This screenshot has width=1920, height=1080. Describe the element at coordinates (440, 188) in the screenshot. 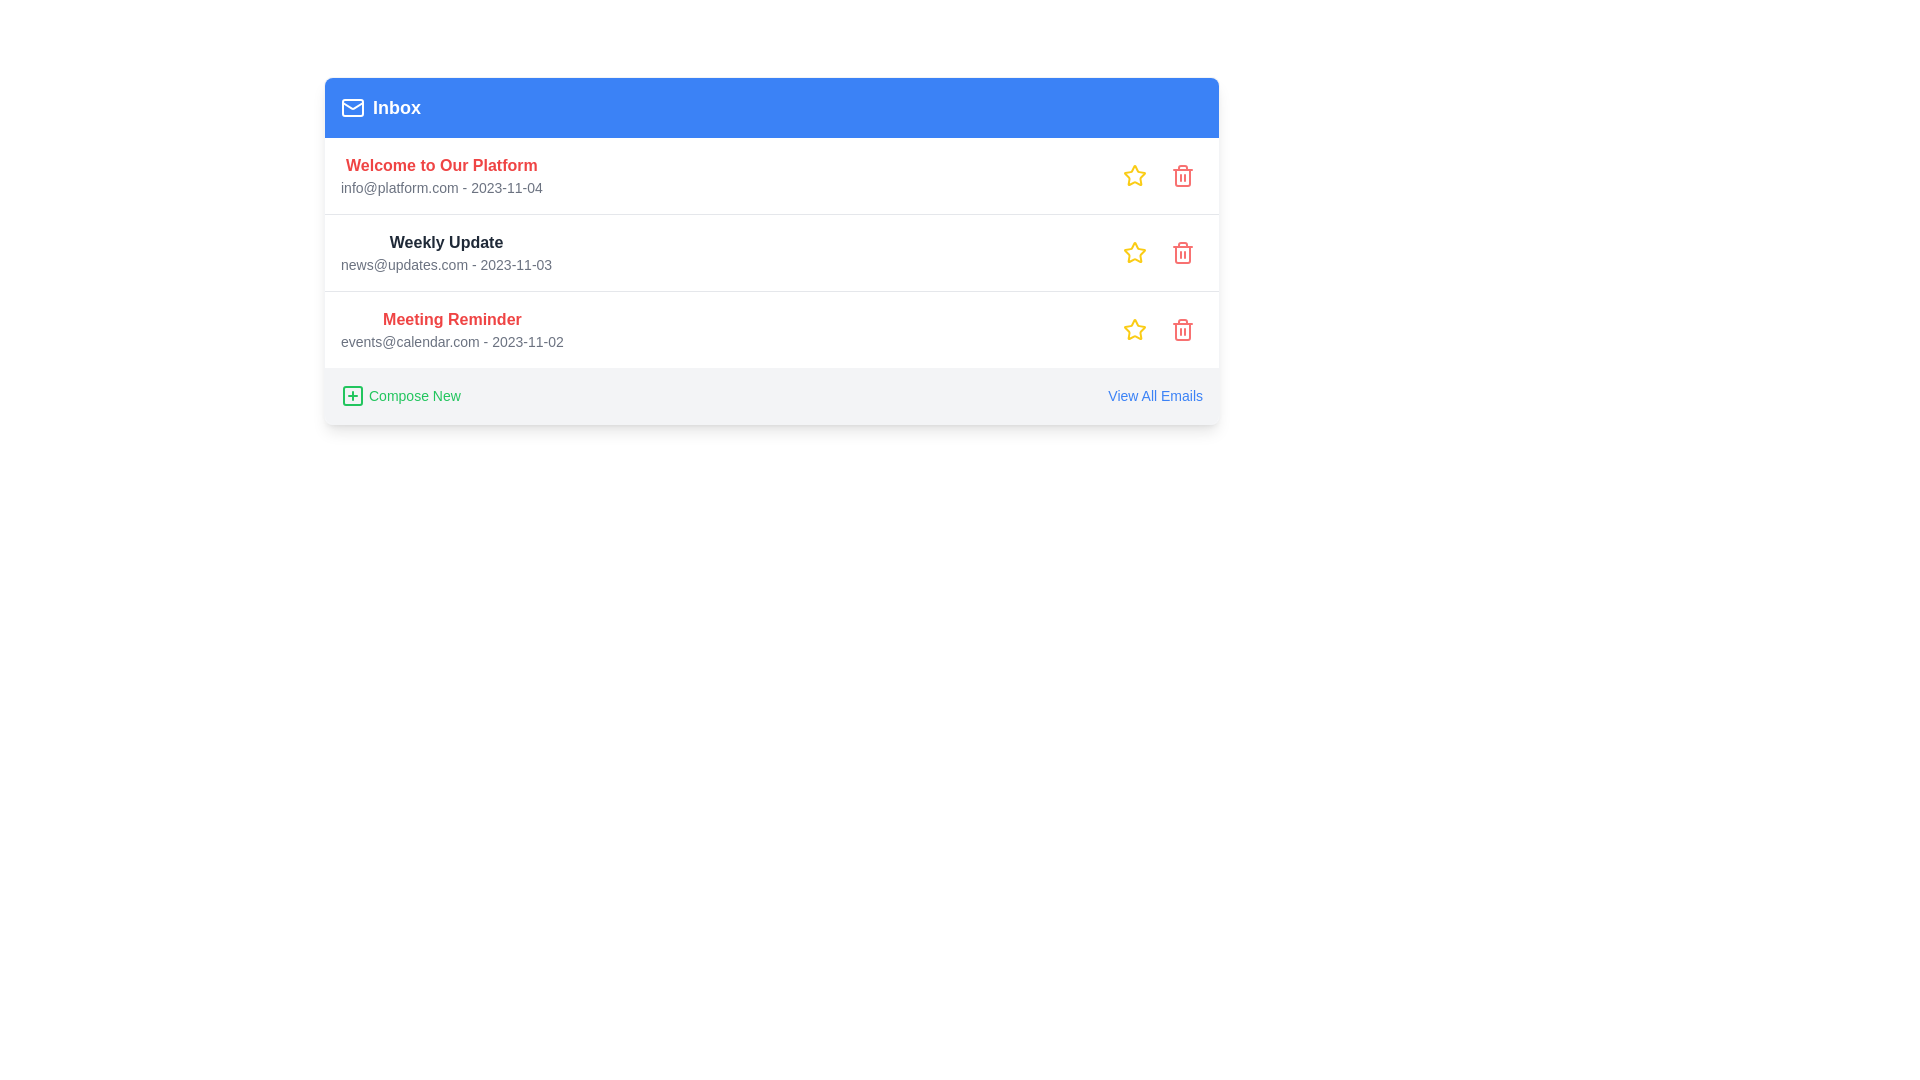

I see `informational text displaying an email address and a date, which is located below the heading 'Welcome to Our Platform'` at that location.